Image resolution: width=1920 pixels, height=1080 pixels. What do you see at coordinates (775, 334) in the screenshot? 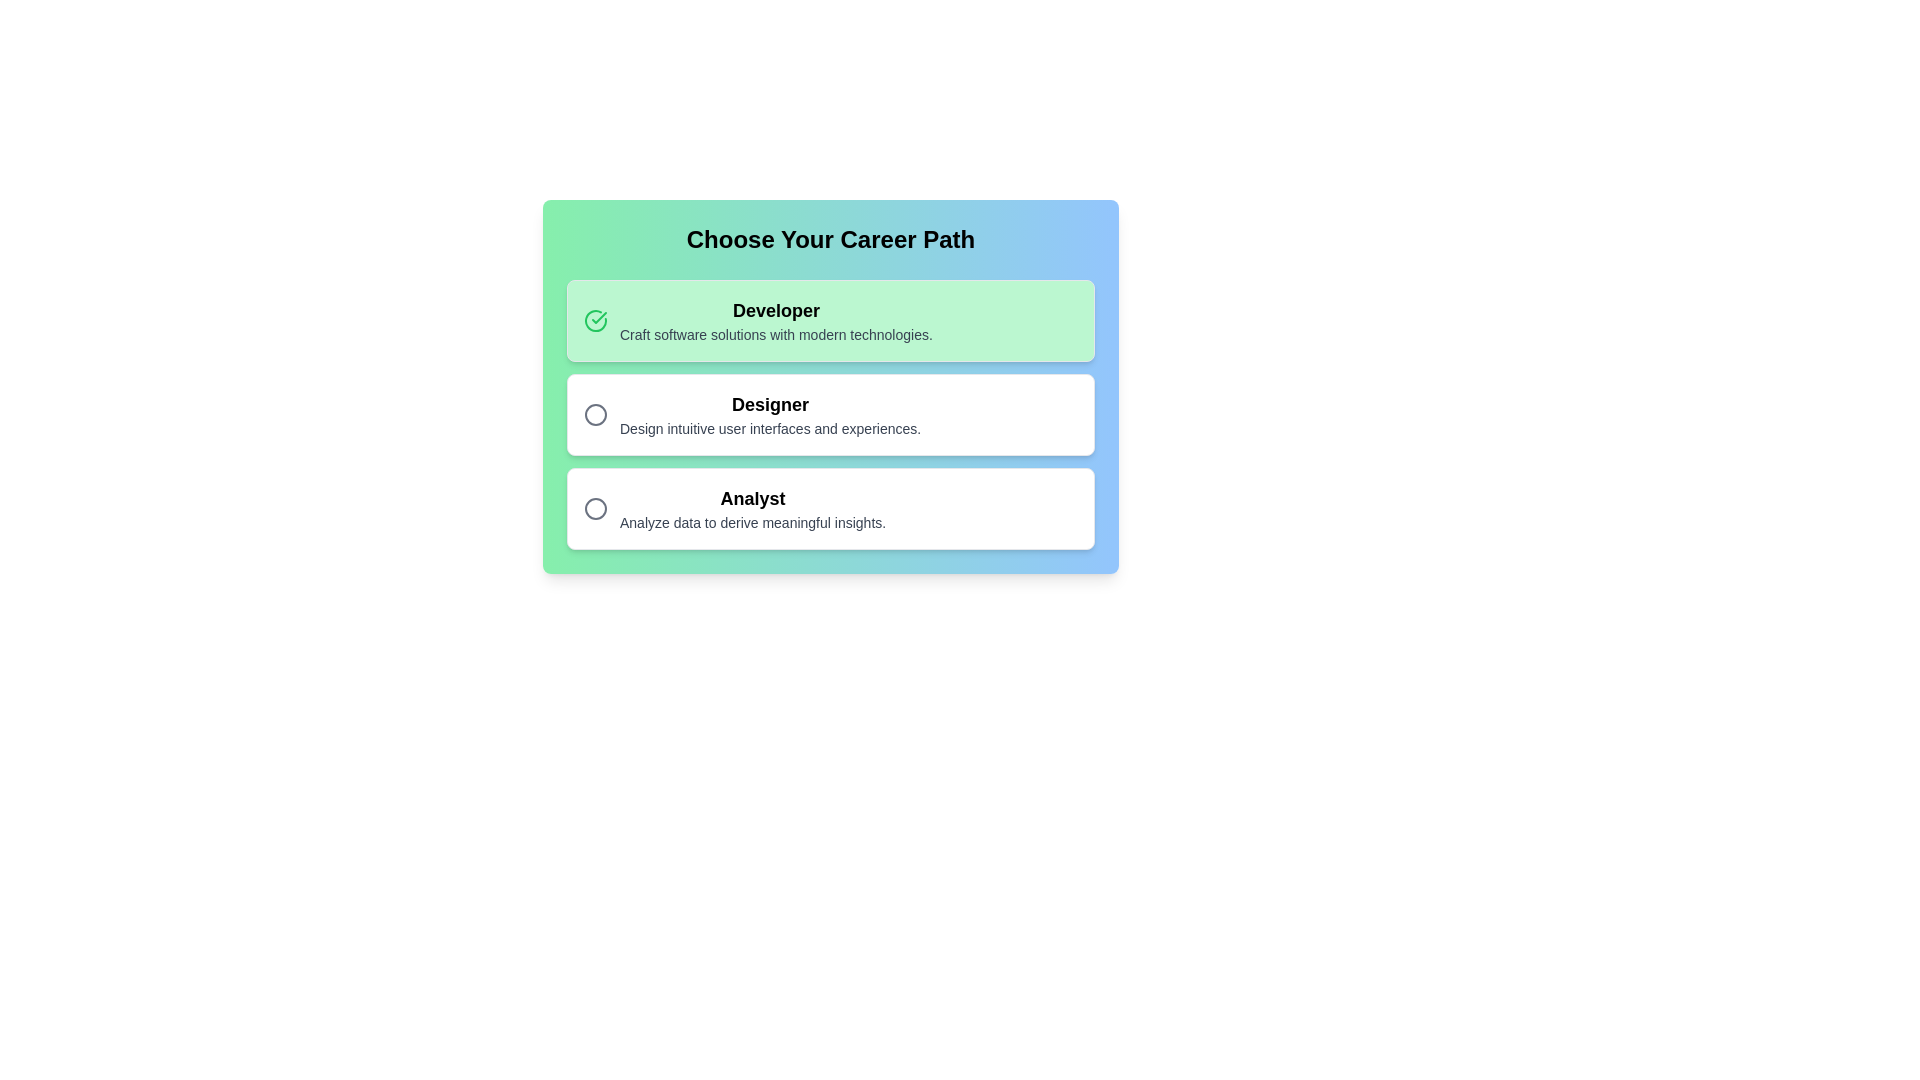
I see `the text element displaying the phrase 'Craft software solutions with modern technologies.' which is located below the bold title 'Developer' within the topmost card of three similar vertically stacked cards` at bounding box center [775, 334].